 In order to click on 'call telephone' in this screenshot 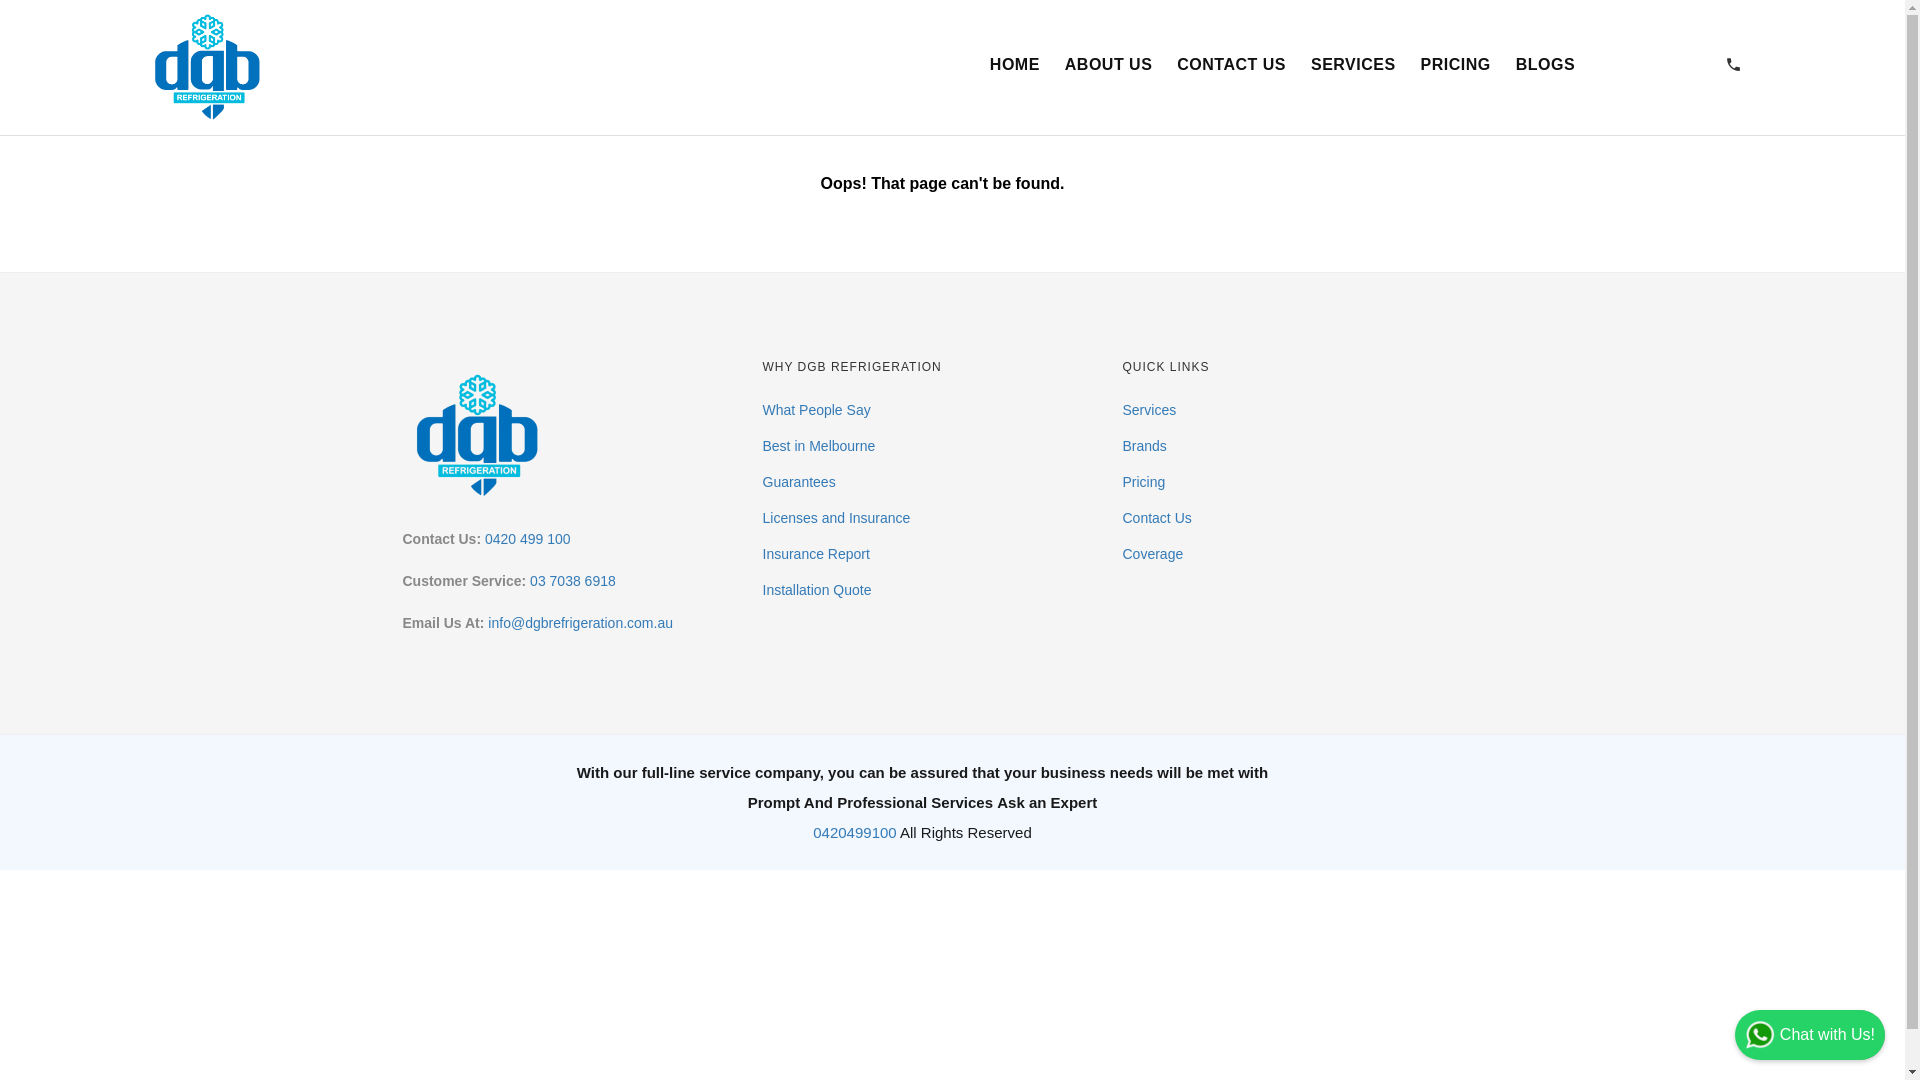, I will do `click(1732, 65)`.